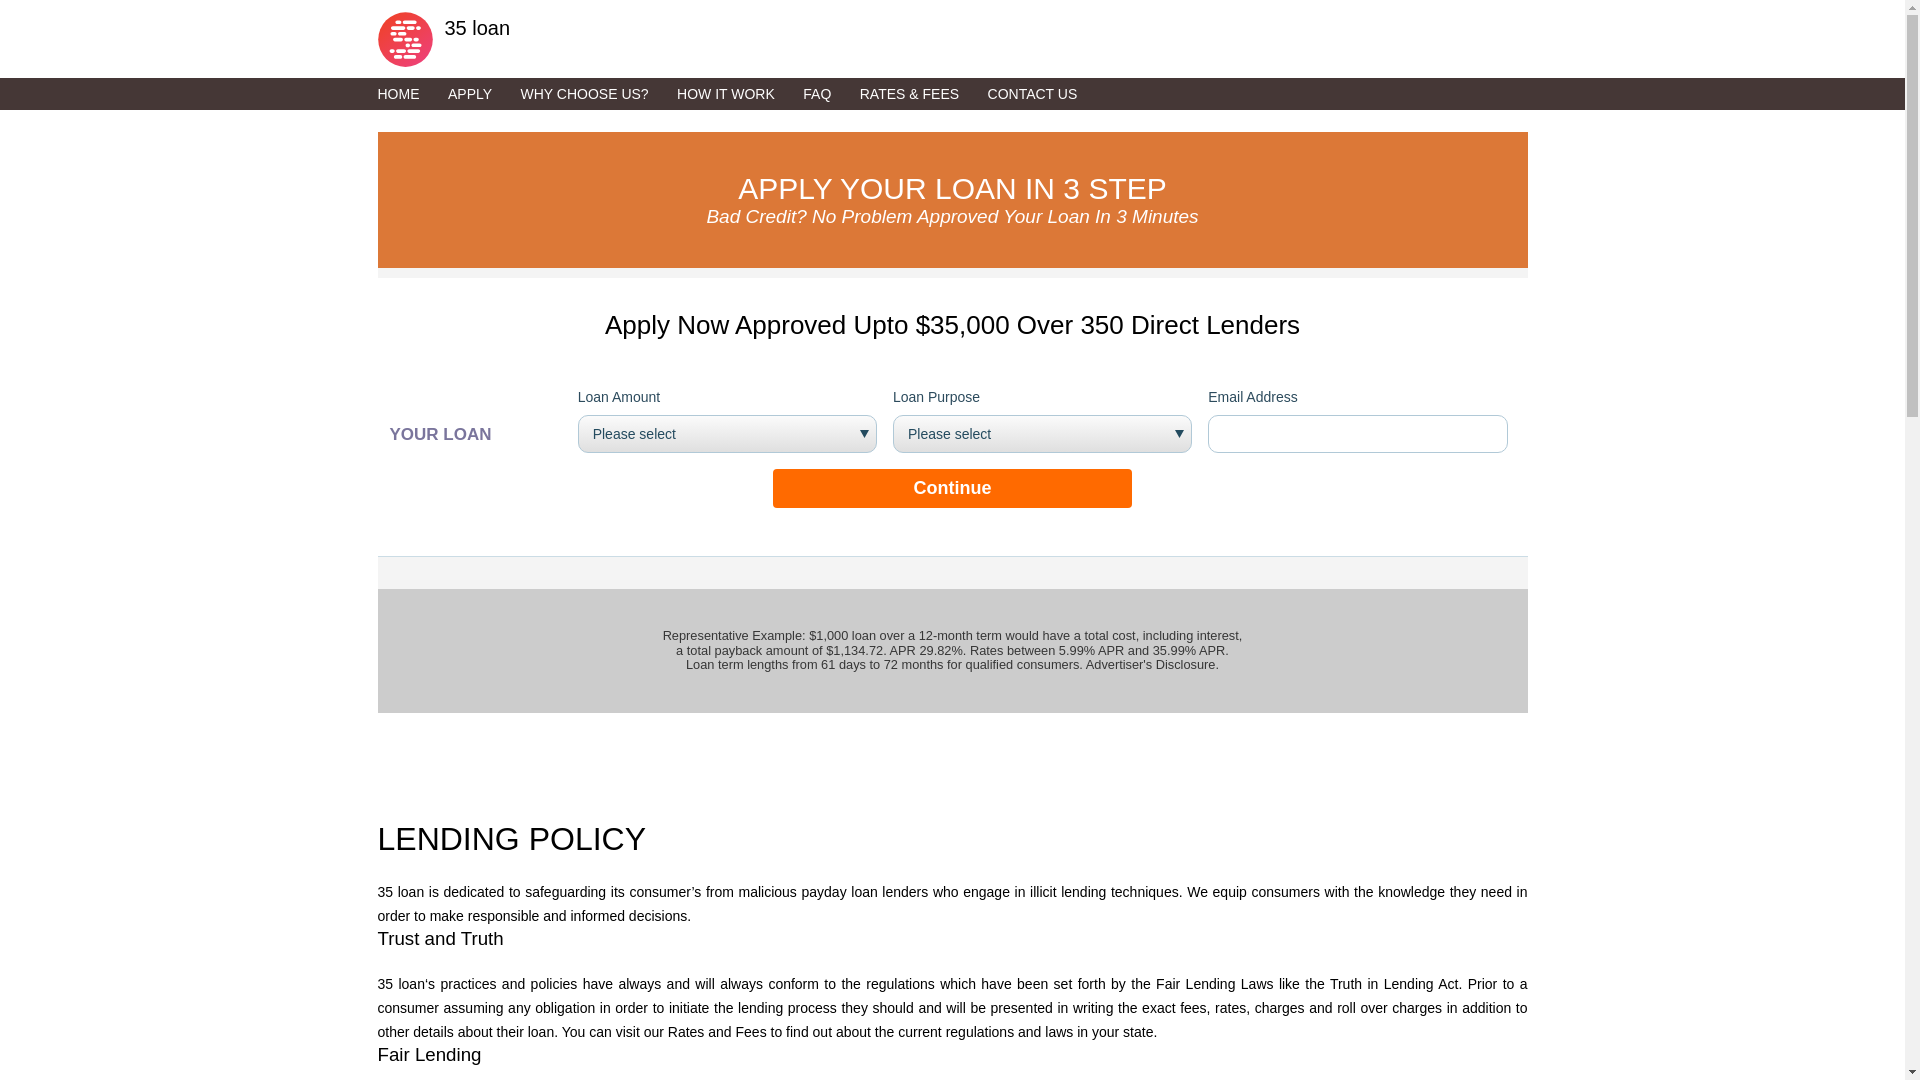  What do you see at coordinates (737, 93) in the screenshot?
I see `'HOW IT WORK'` at bounding box center [737, 93].